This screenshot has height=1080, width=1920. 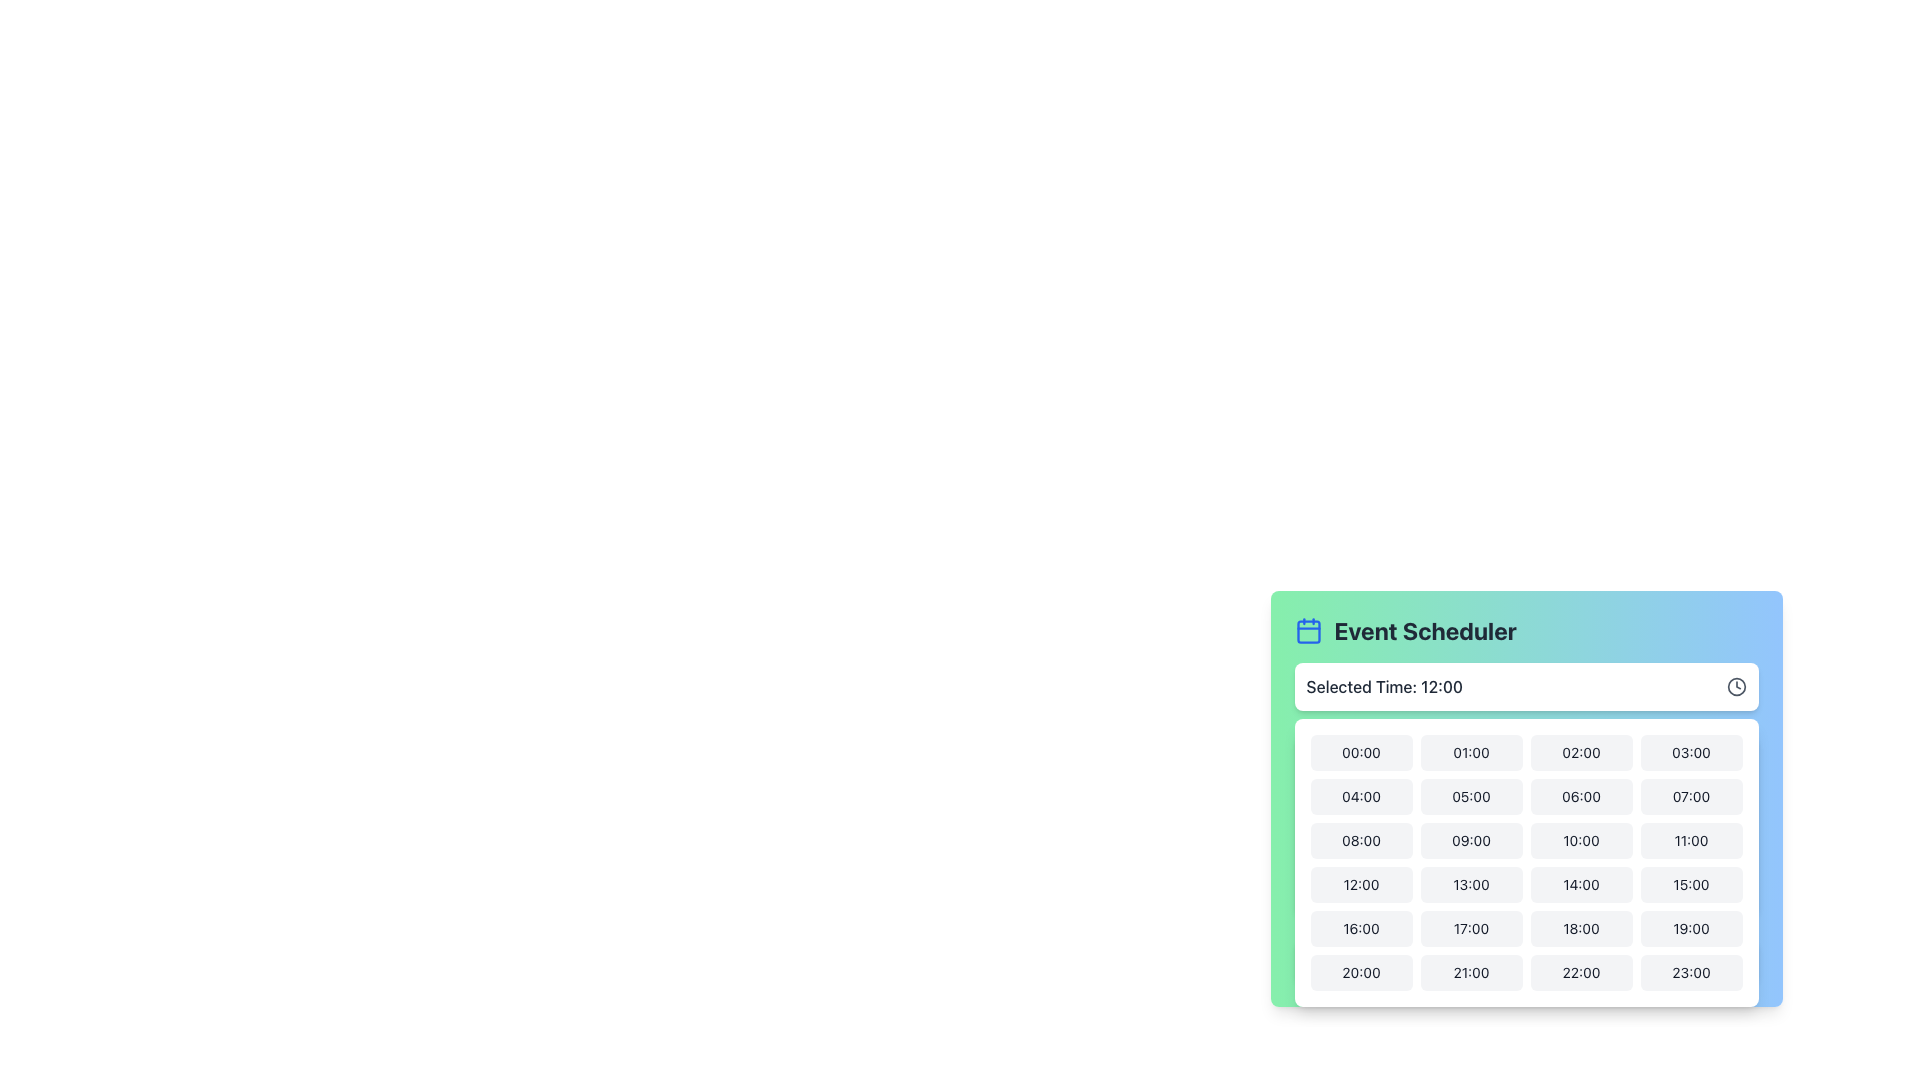 What do you see at coordinates (1690, 796) in the screenshot?
I see `the '07:00' time selection button in the Event Scheduler dropdown menu` at bounding box center [1690, 796].